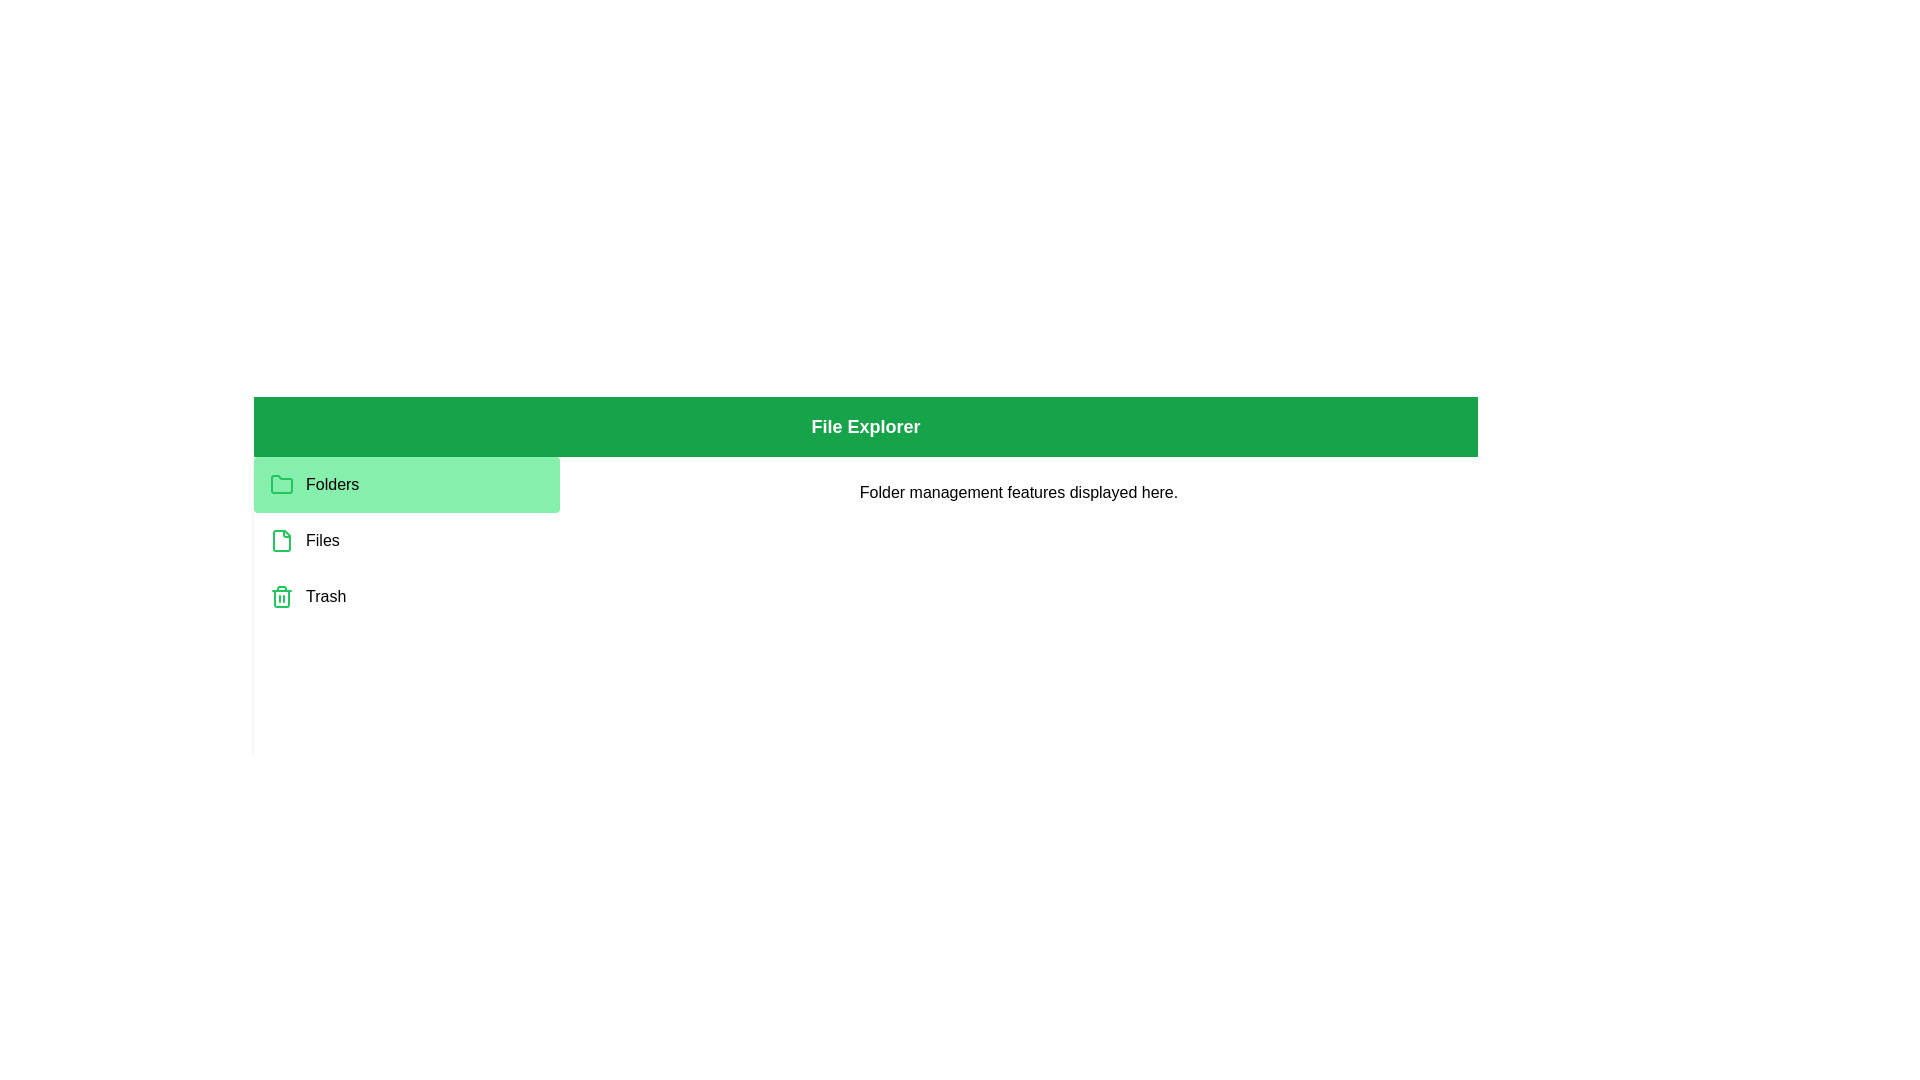 The width and height of the screenshot is (1920, 1080). Describe the element at coordinates (406, 596) in the screenshot. I see `the Trash menu by clicking on its corresponding menu item` at that location.